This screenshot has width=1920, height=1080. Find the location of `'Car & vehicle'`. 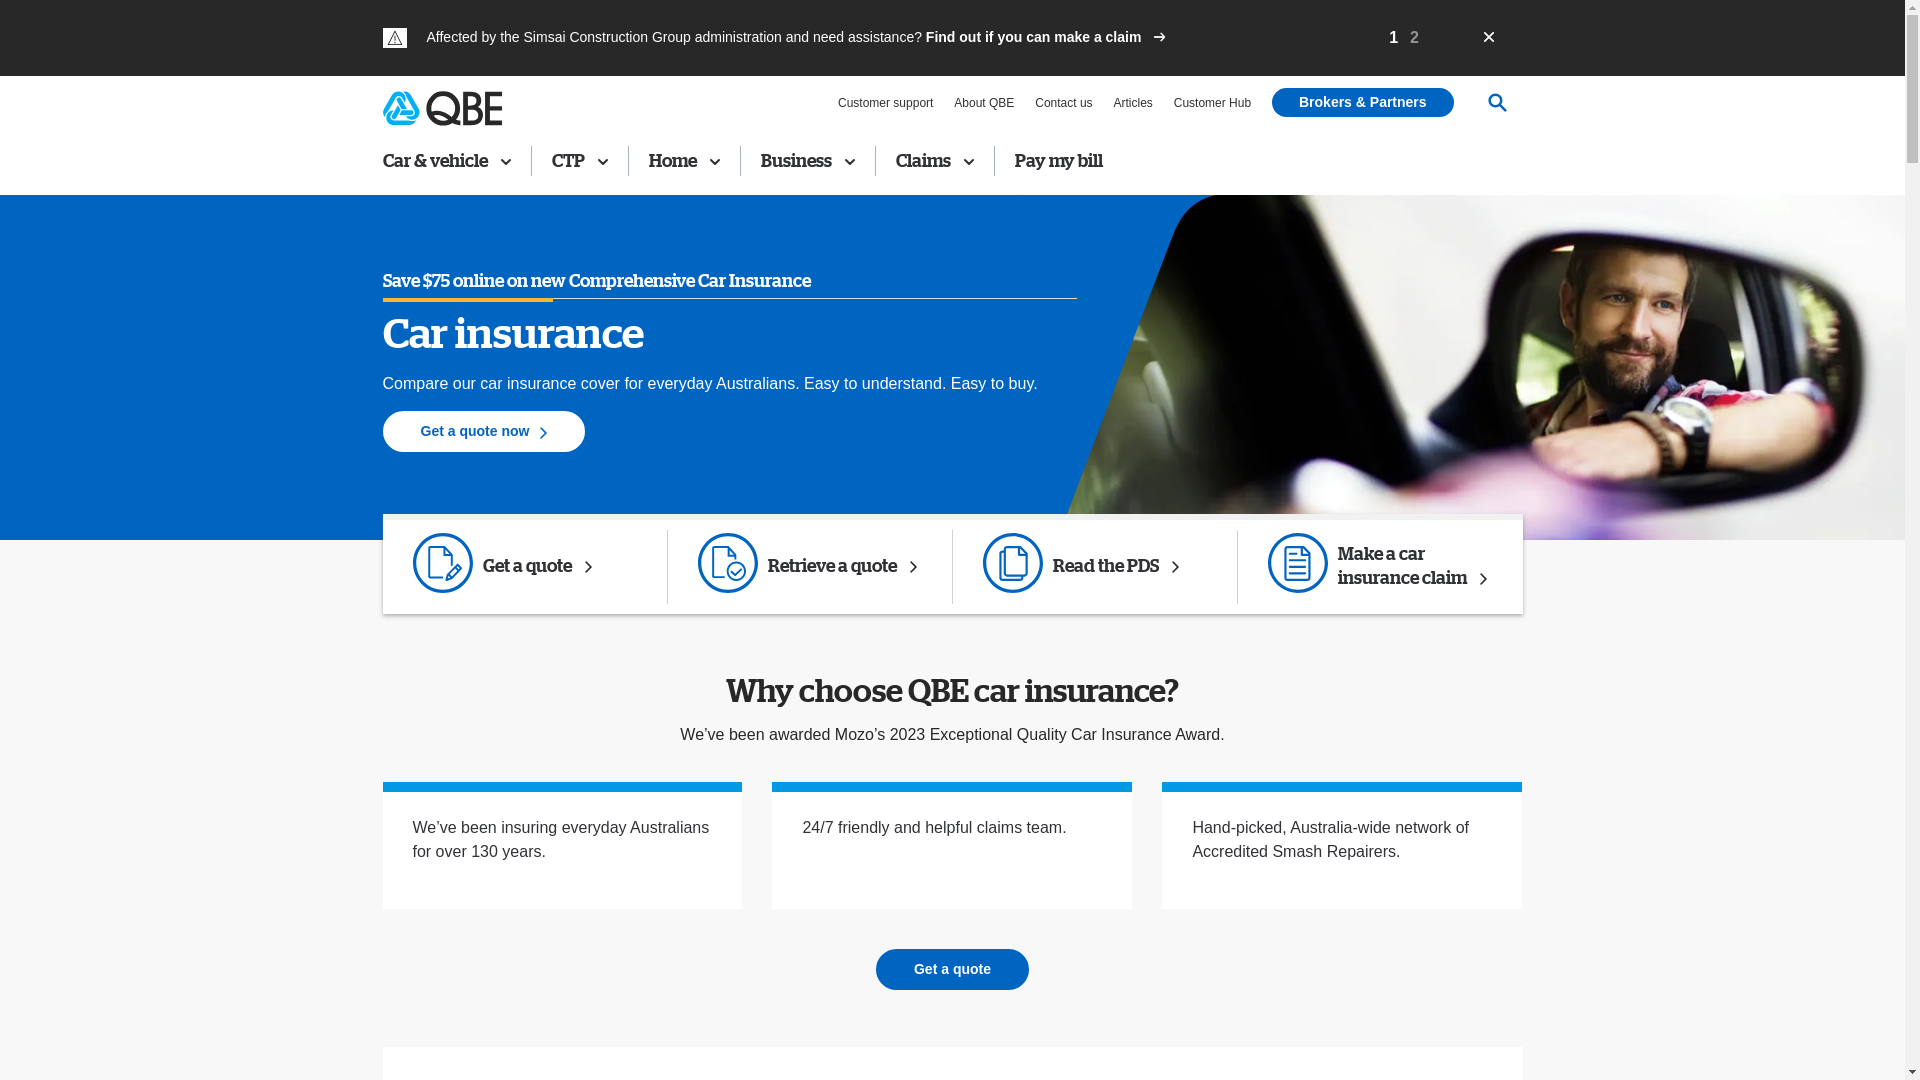

'Car & vehicle' is located at coordinates (448, 160).